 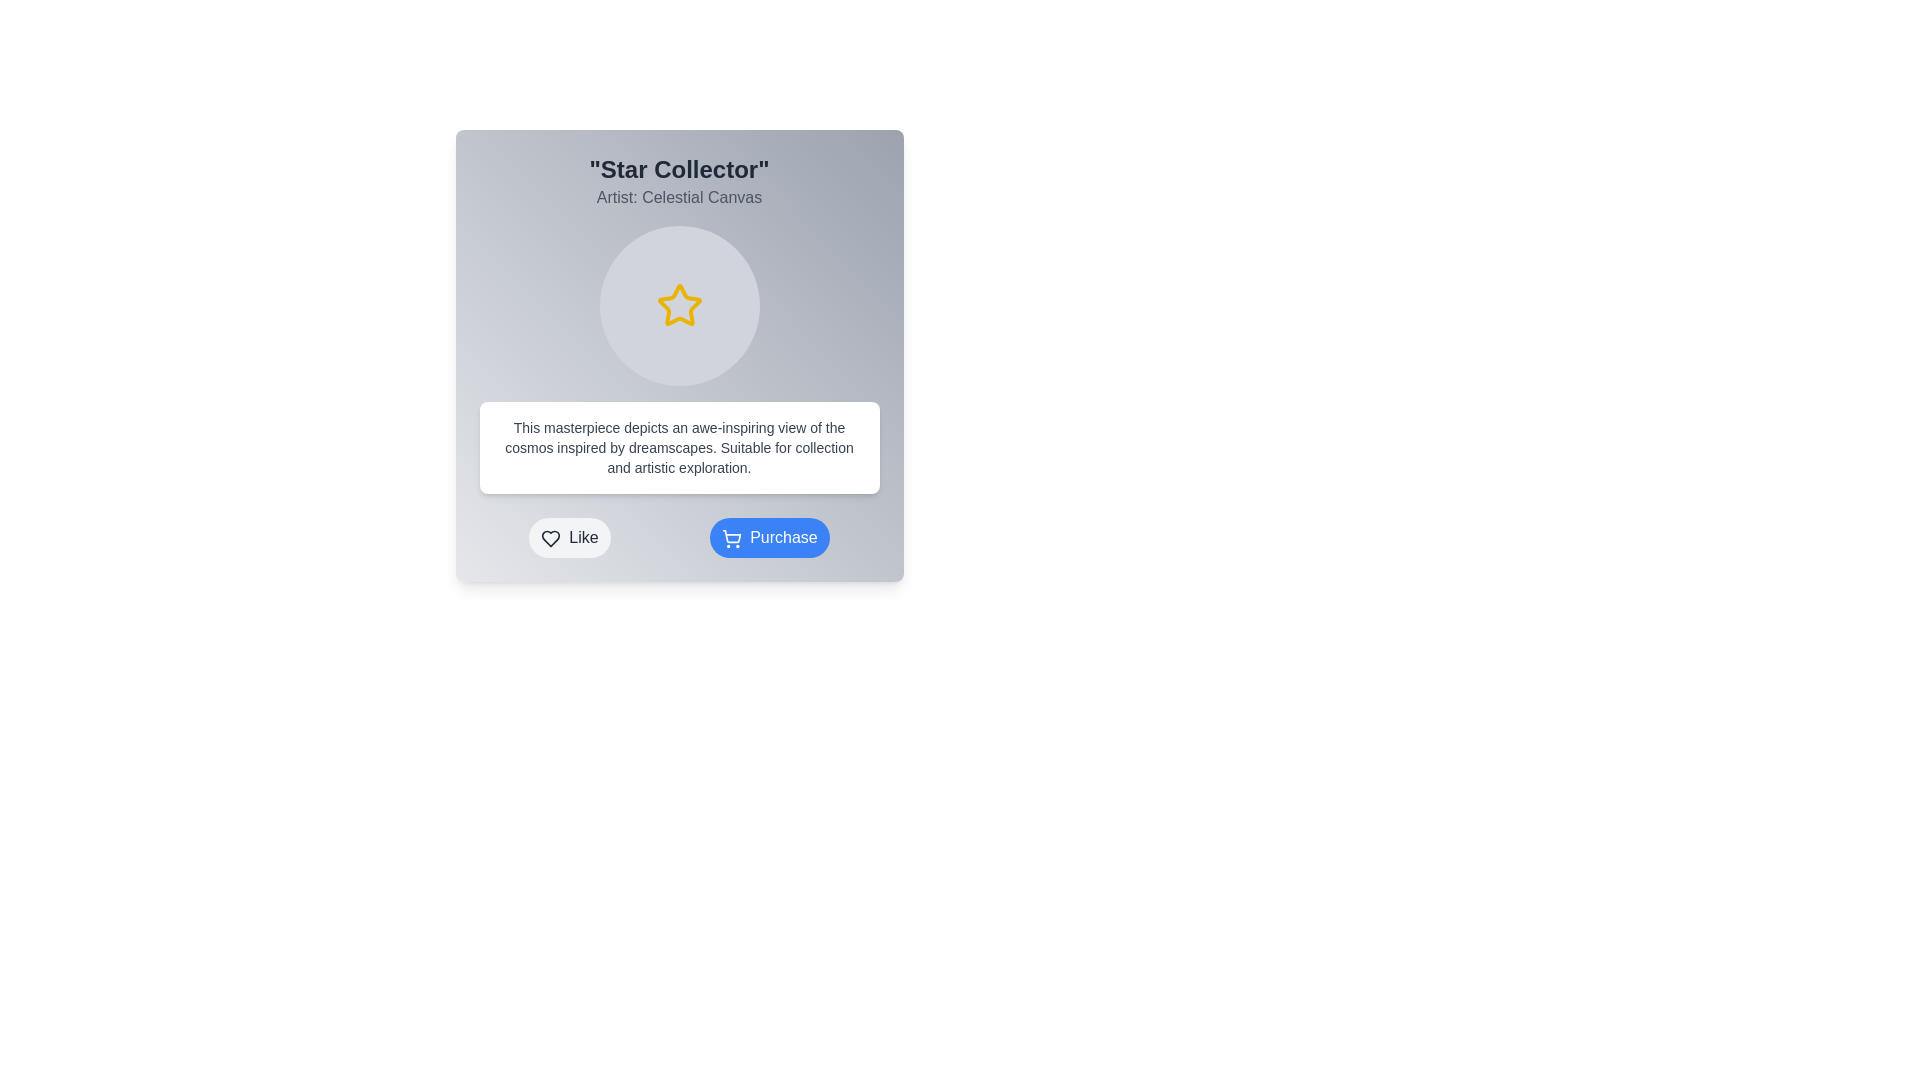 I want to click on the yellow star icon located at the center of the circular area within the card component, which is part of the 'Star Collector' title, so click(x=679, y=305).